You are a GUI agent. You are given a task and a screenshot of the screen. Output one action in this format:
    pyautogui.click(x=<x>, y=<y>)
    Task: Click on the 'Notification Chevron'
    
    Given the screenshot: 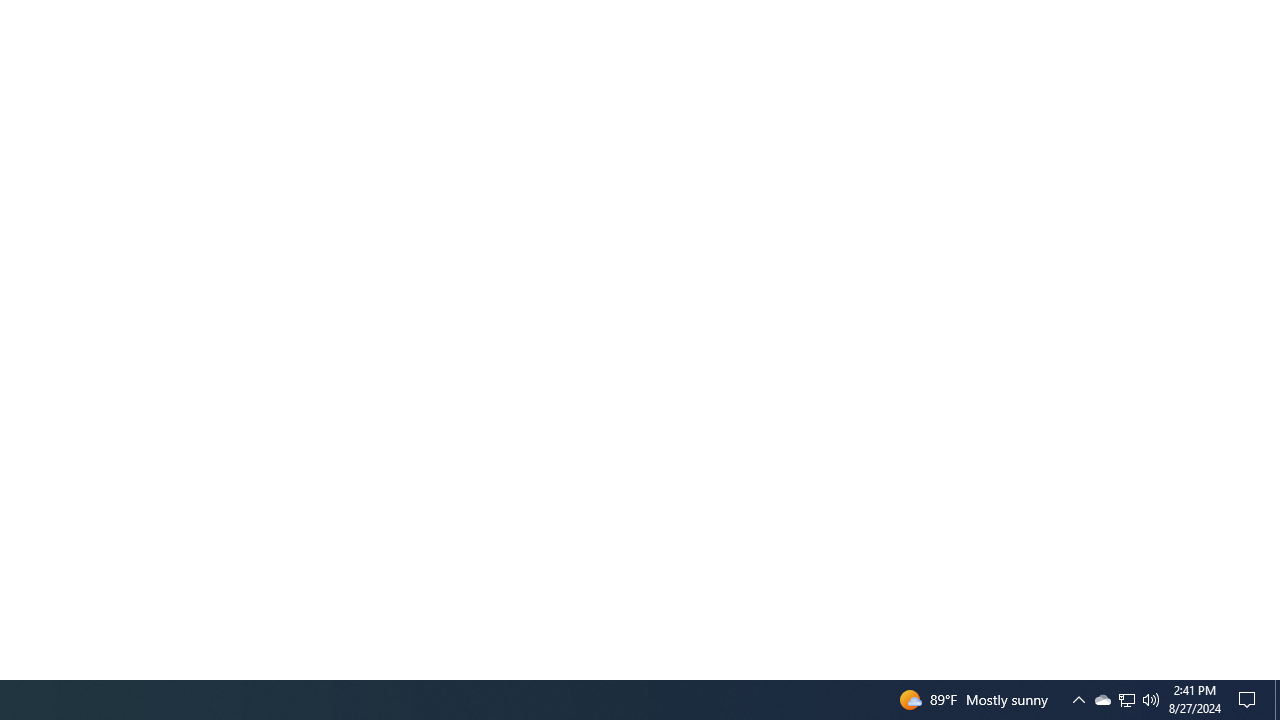 What is the action you would take?
    pyautogui.click(x=1078, y=698)
    